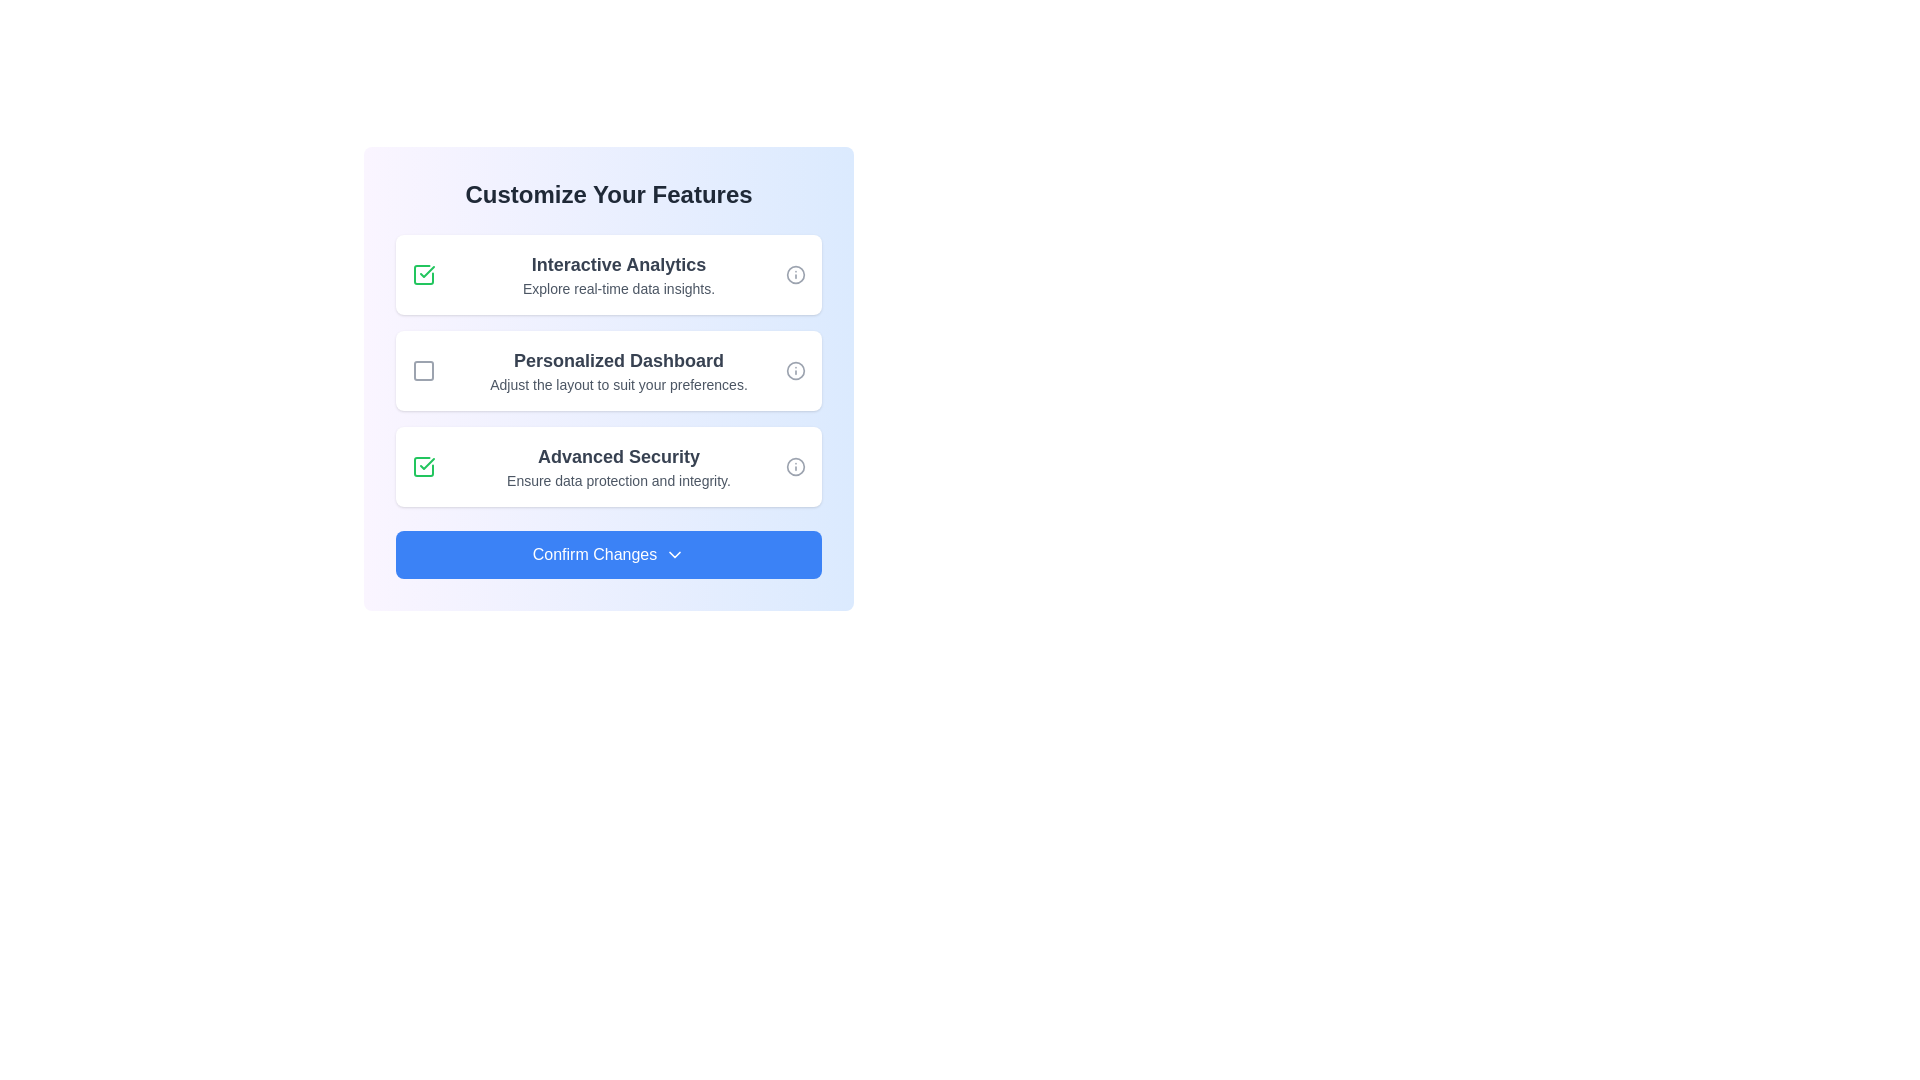 The height and width of the screenshot is (1080, 1920). Describe the element at coordinates (426, 272) in the screenshot. I see `the green checkmark symbol representing the 'Advanced Security' feature within the SVG checkbox group` at that location.